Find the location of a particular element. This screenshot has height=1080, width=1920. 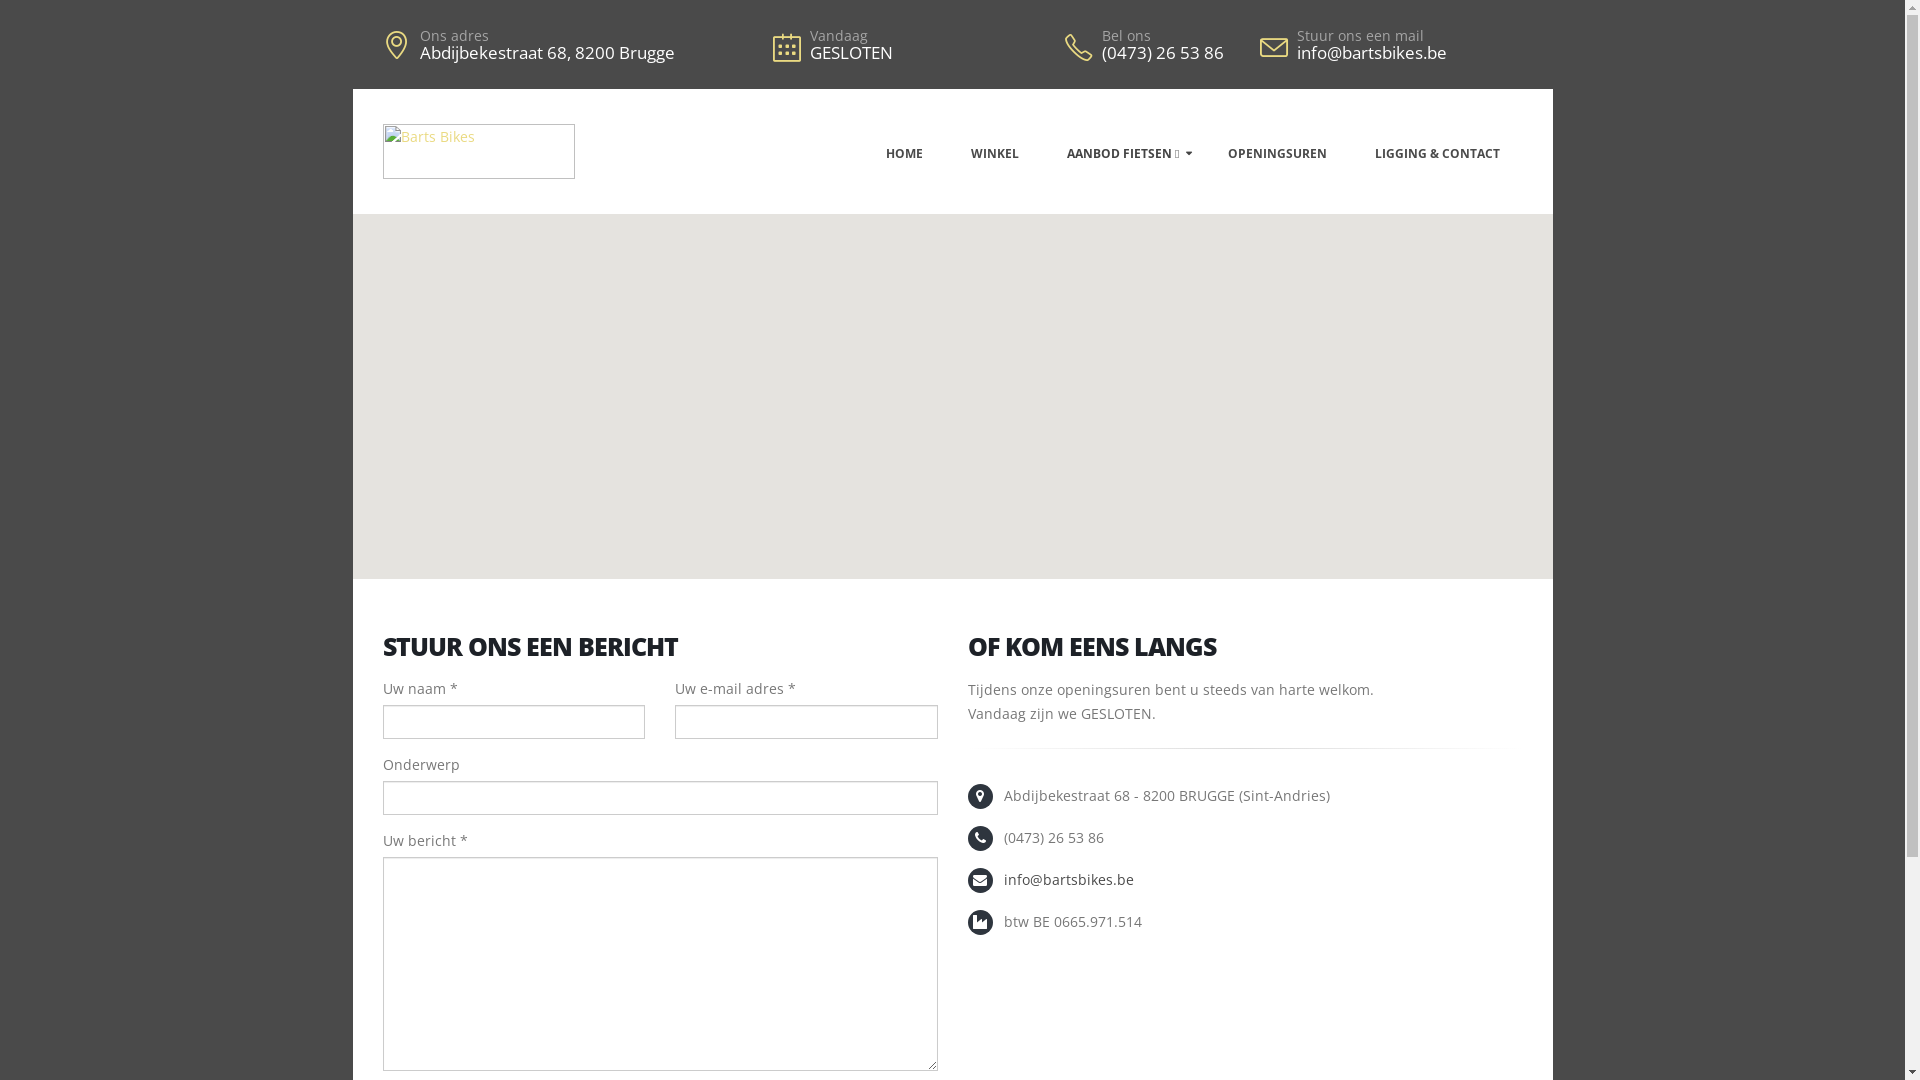

'info@bartsbikes.be' is located at coordinates (1068, 878).